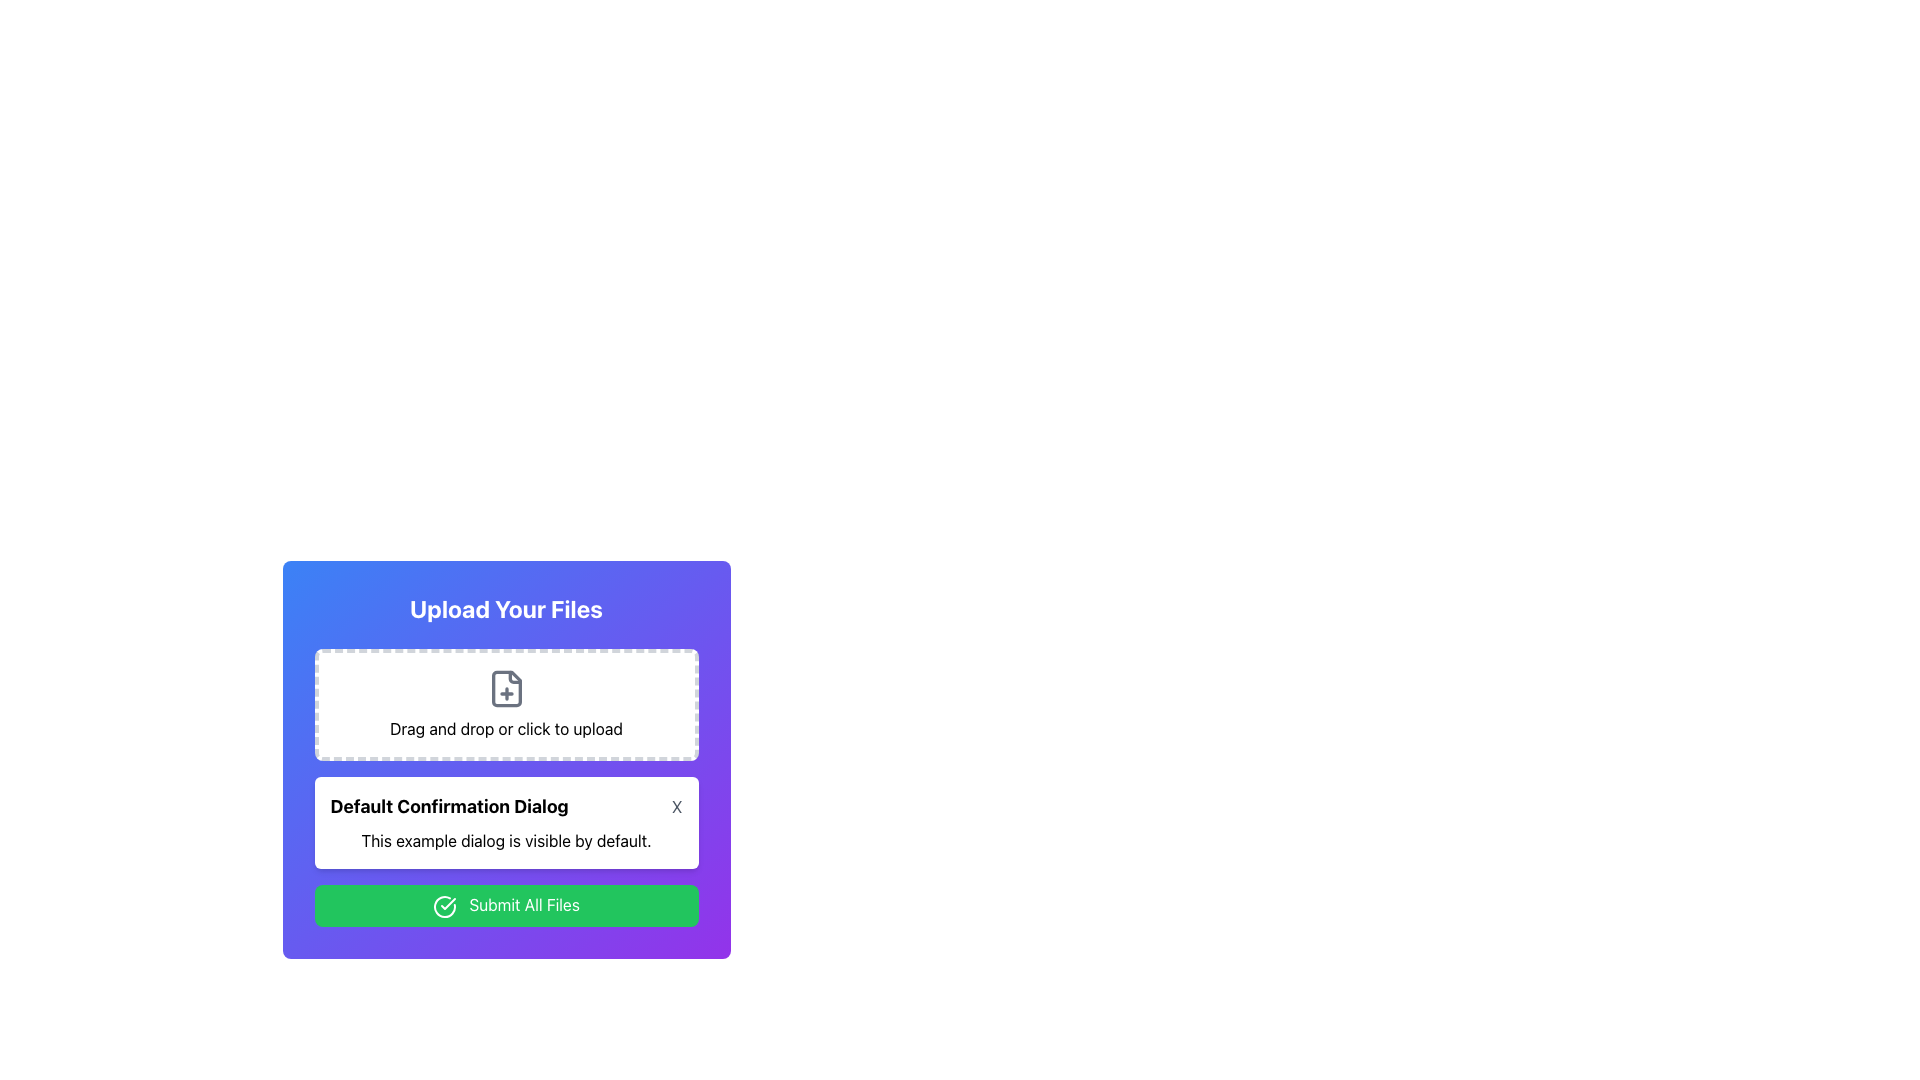  I want to click on the File Upload Area, so click(506, 759).